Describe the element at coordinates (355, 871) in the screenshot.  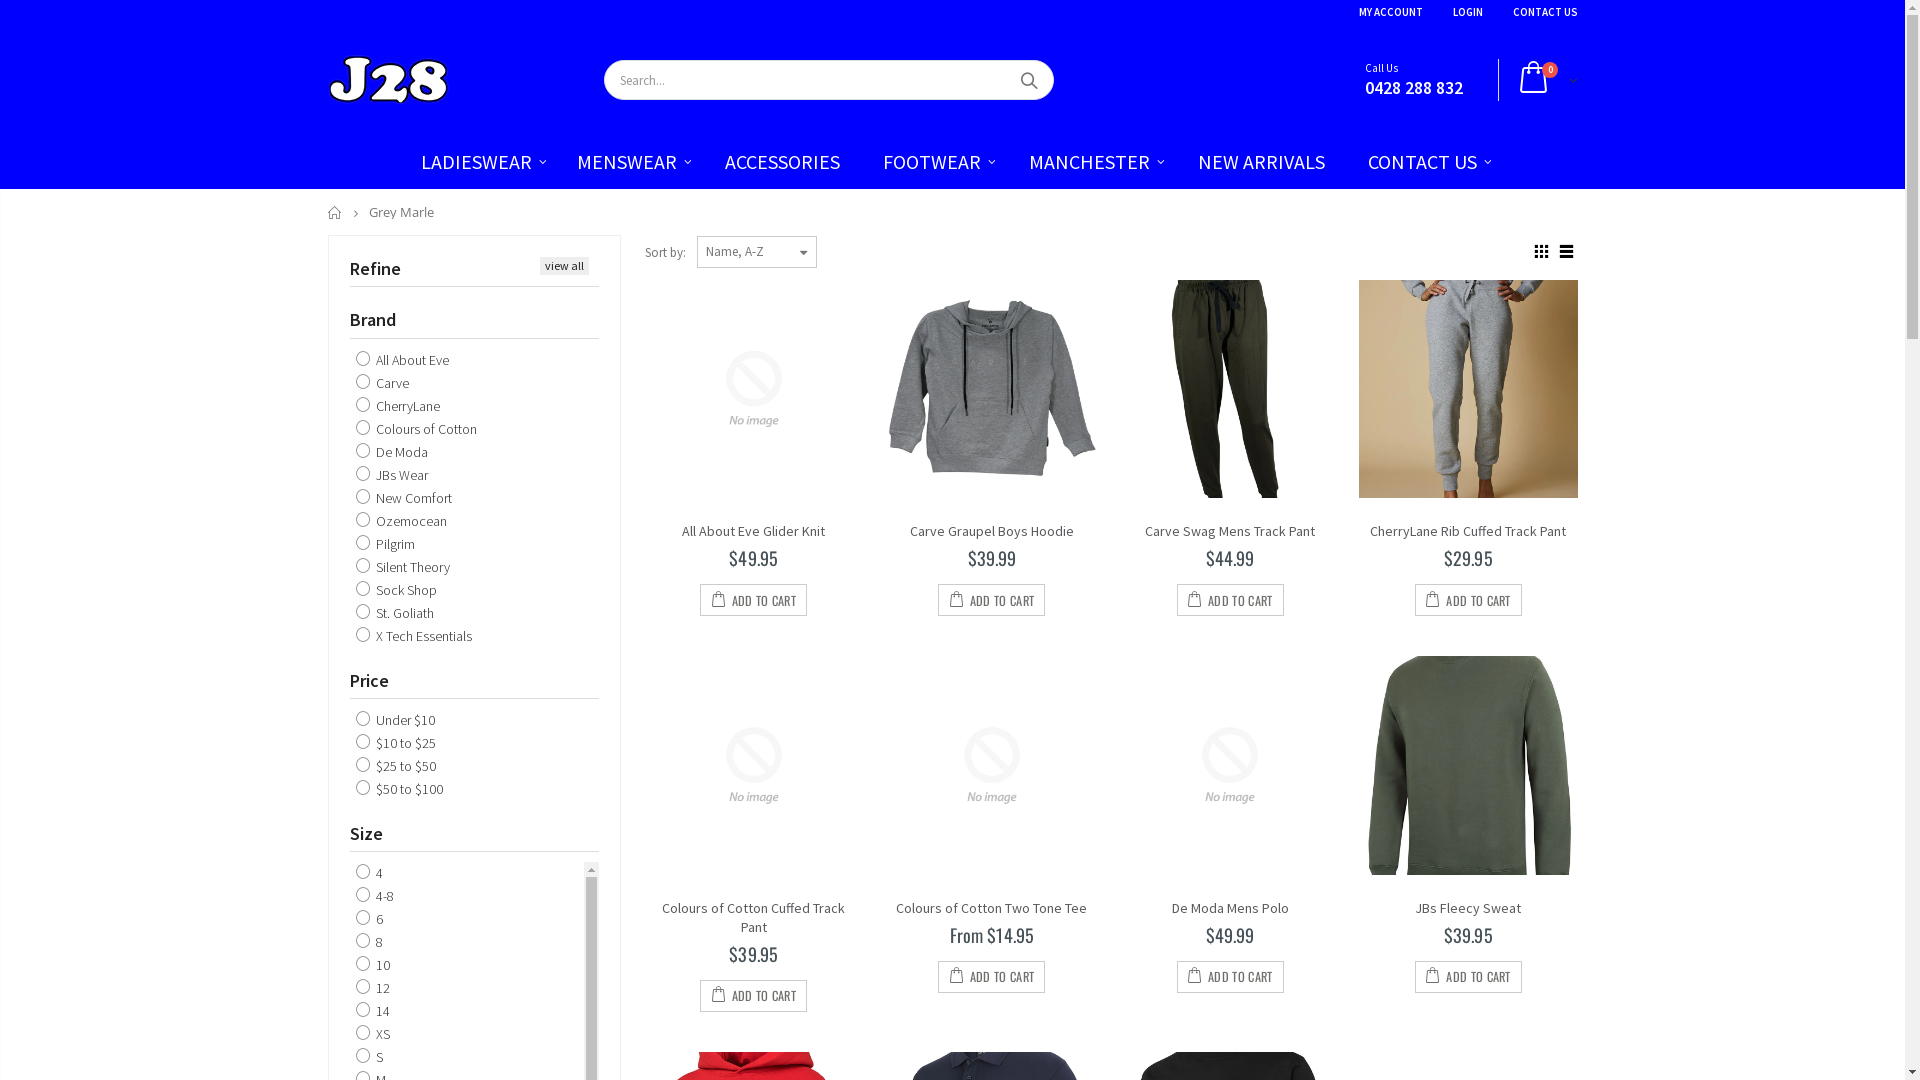
I see `'4'` at that location.